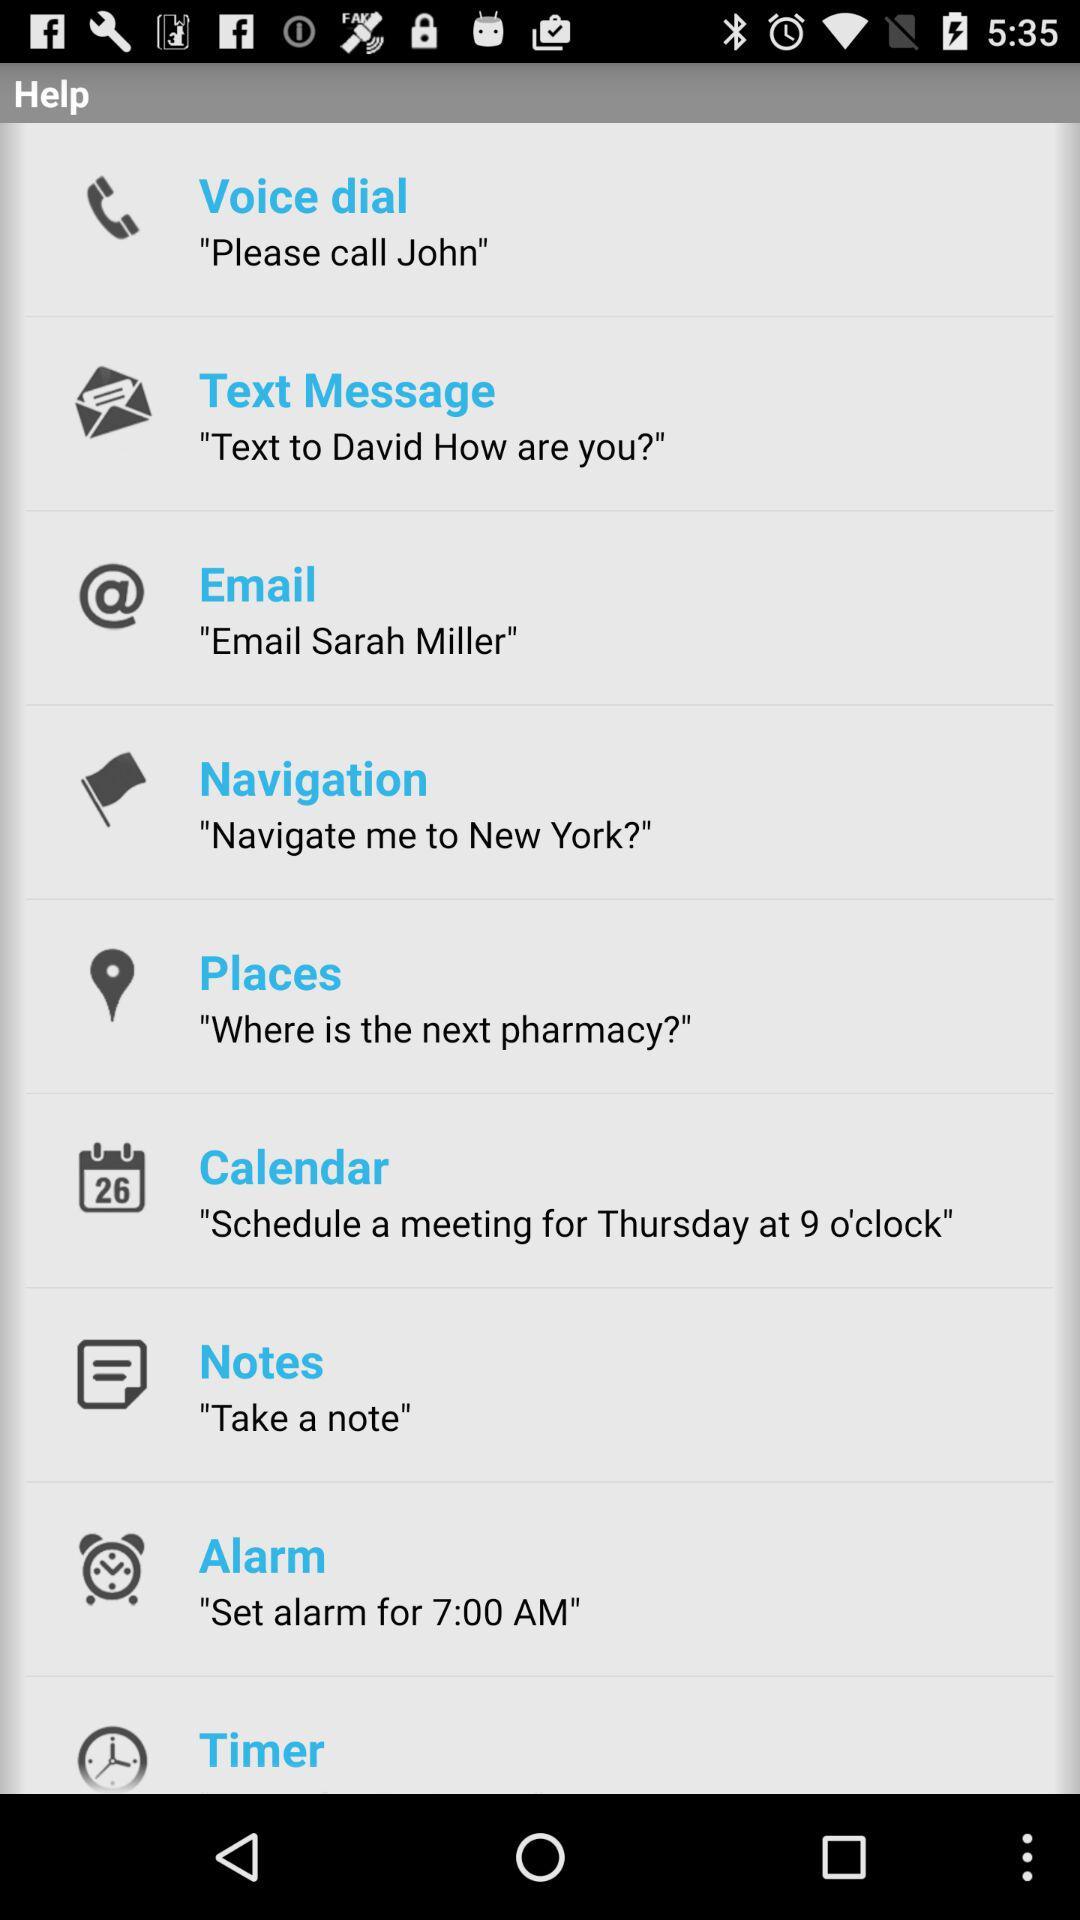 This screenshot has height=1920, width=1080. What do you see at coordinates (424, 834) in the screenshot?
I see `app below the navigation item` at bounding box center [424, 834].